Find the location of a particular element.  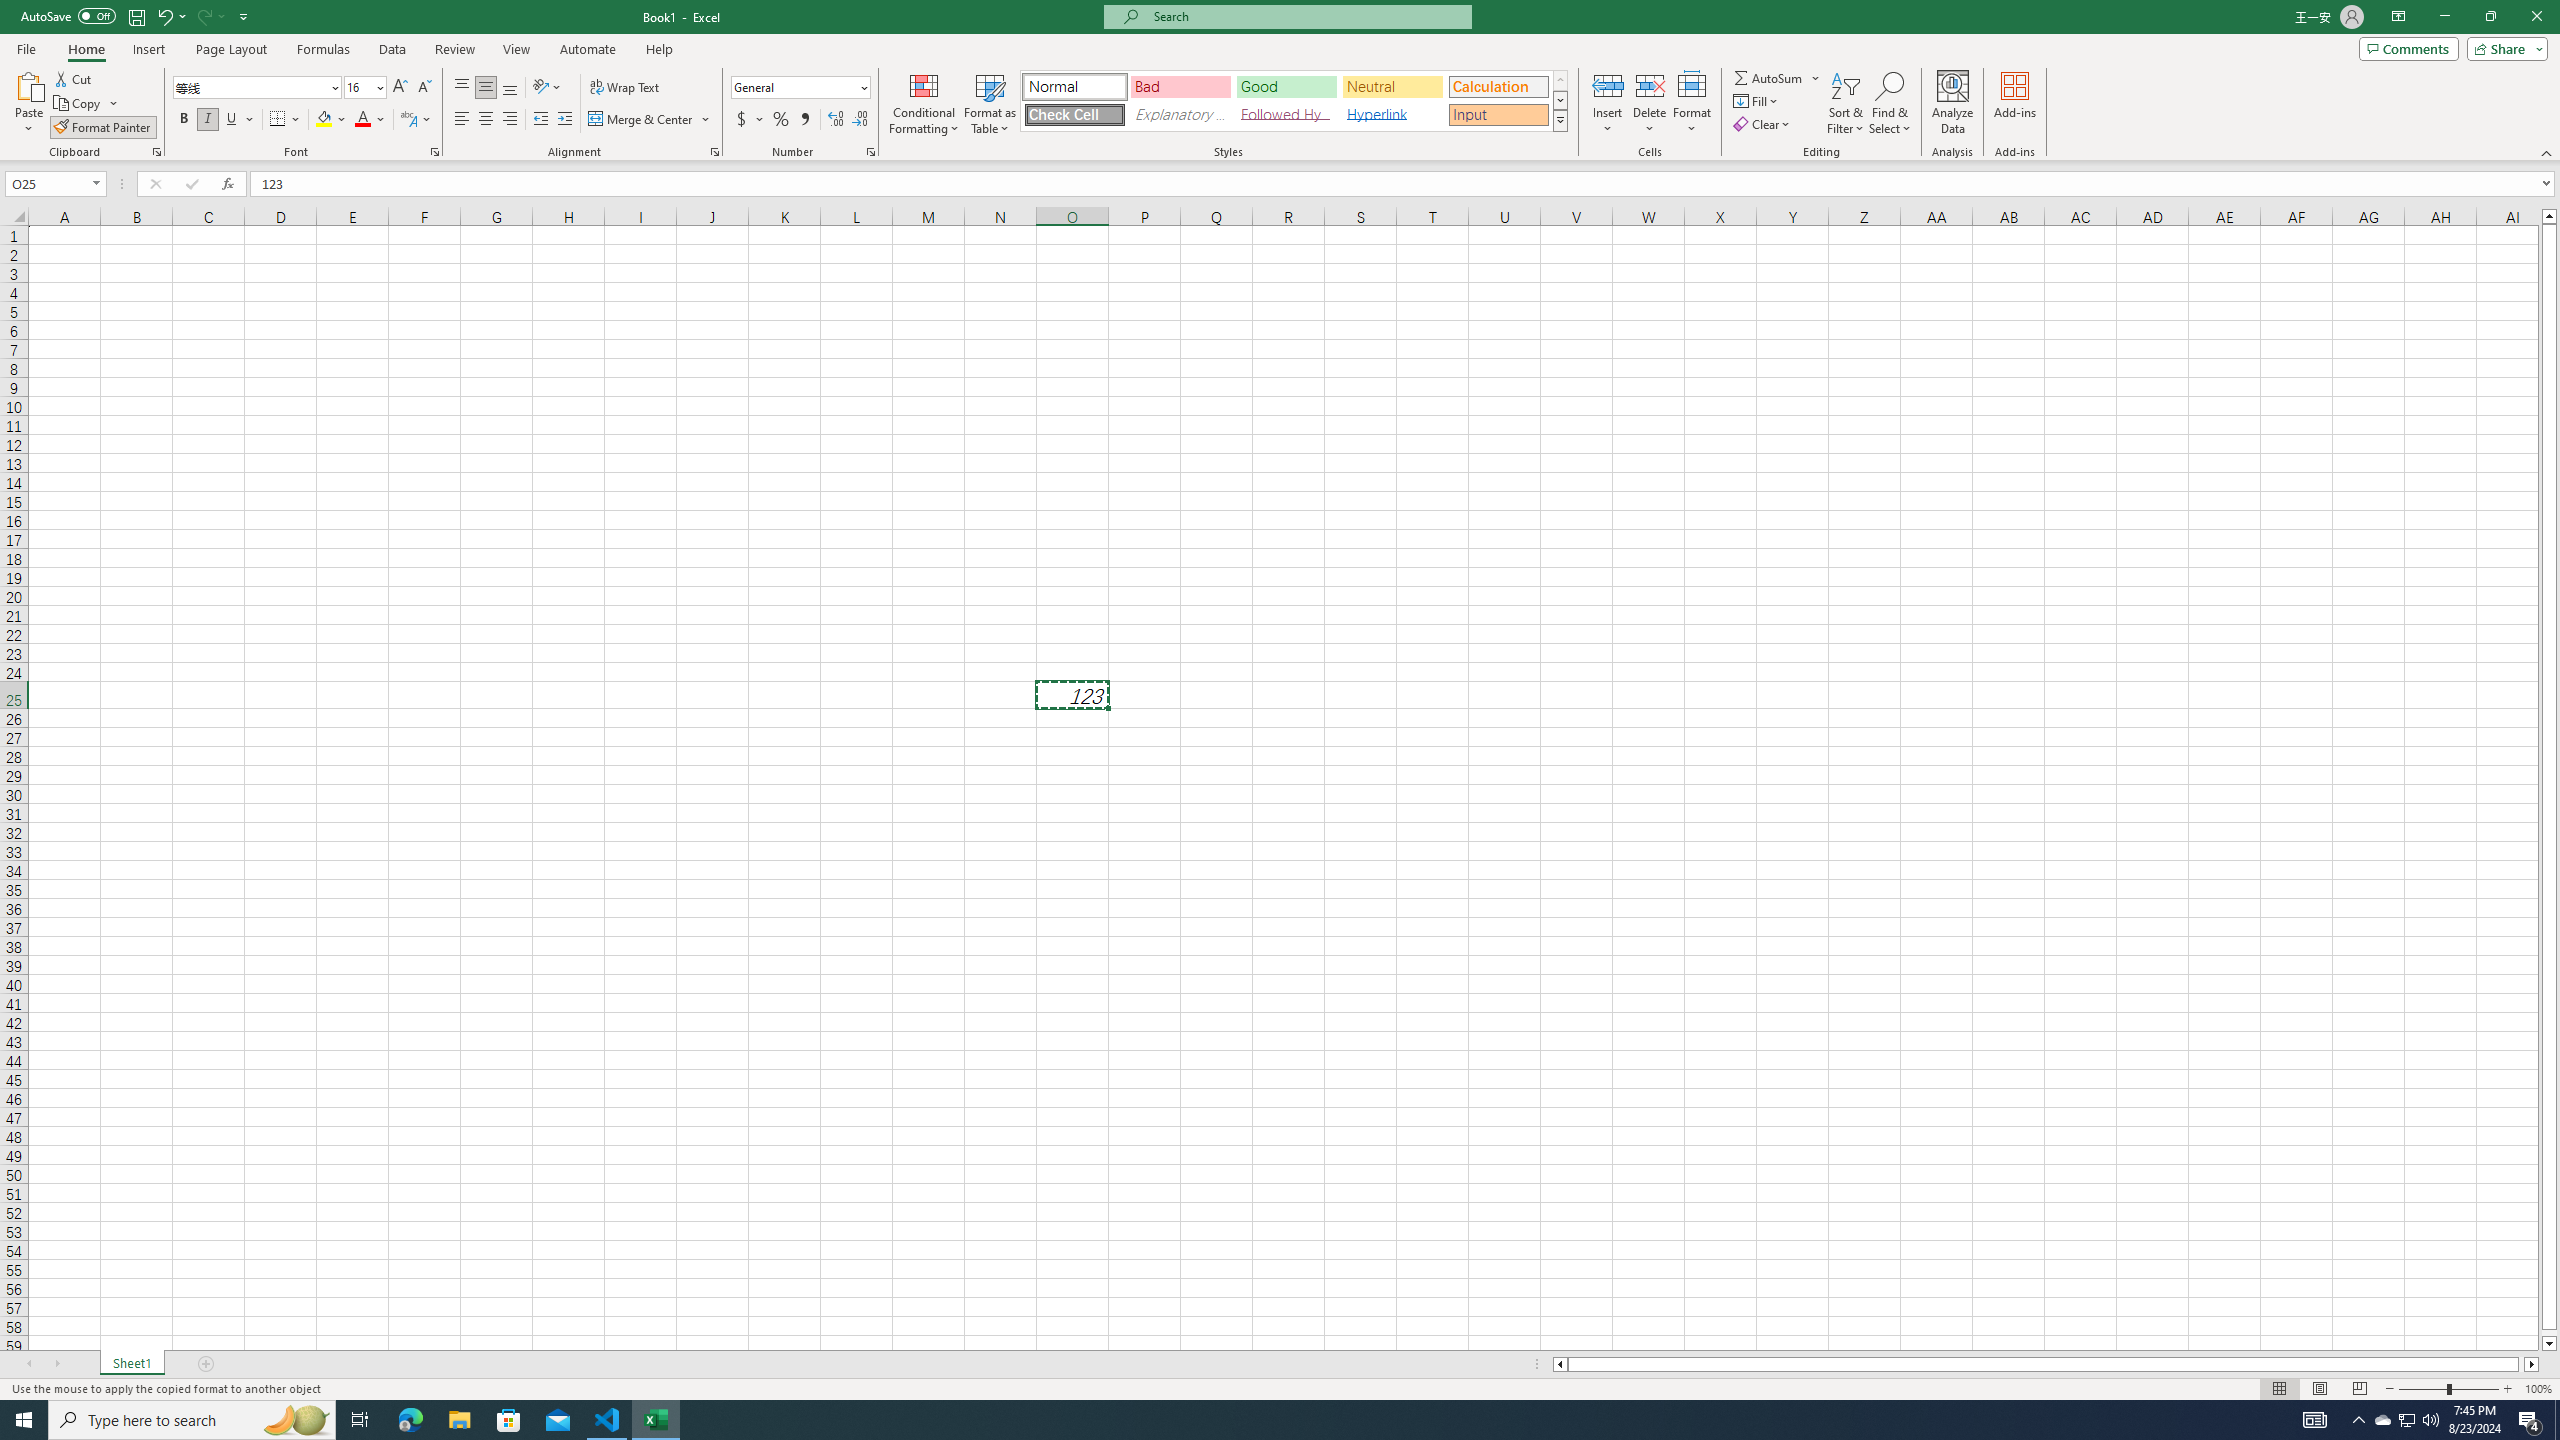

'Neutral' is located at coordinates (1391, 87).